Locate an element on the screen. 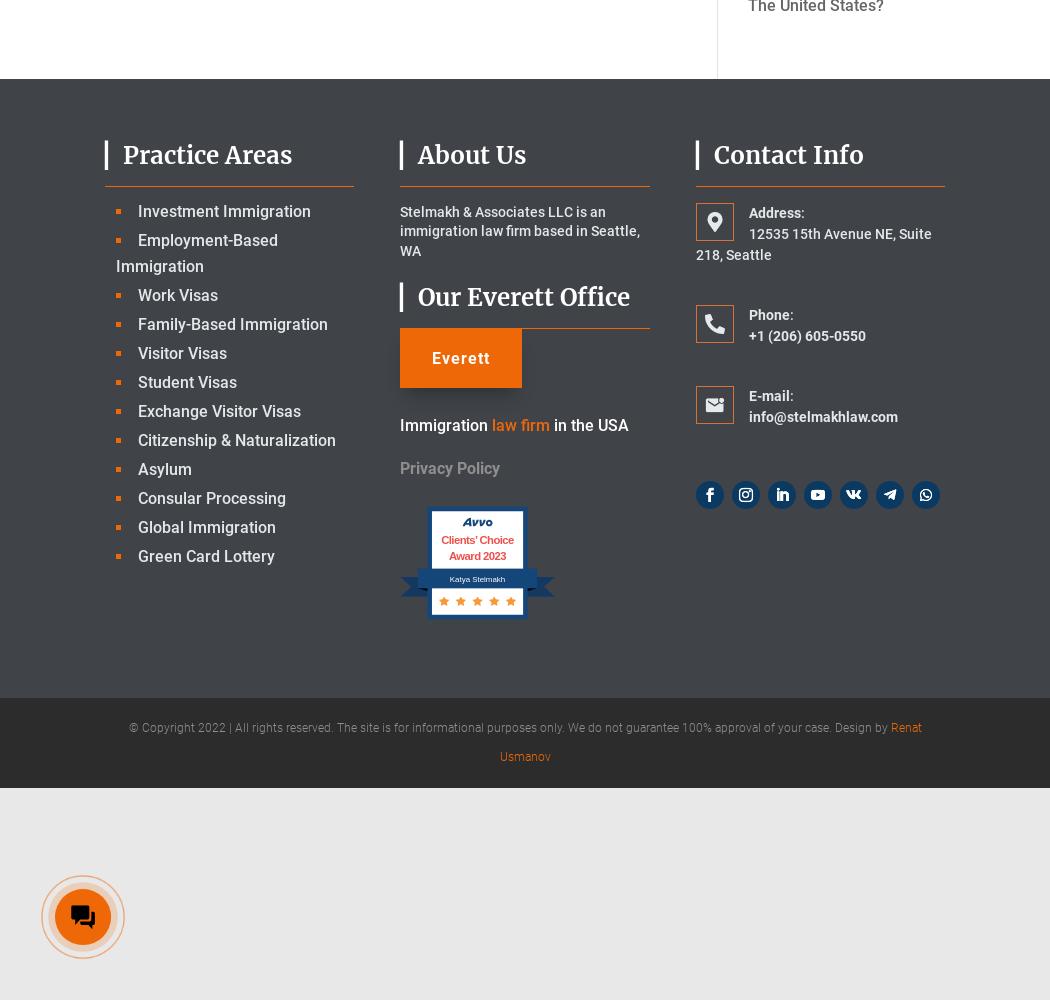 The width and height of the screenshot is (1050, 1000). 'Immigration' is located at coordinates (443, 425).